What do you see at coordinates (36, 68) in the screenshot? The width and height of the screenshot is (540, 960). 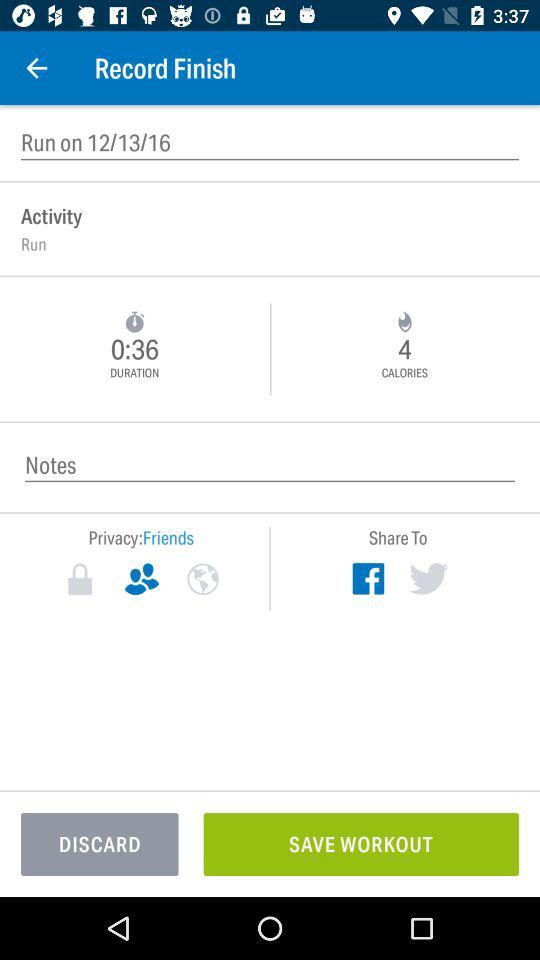 I see `item next to record finish` at bounding box center [36, 68].